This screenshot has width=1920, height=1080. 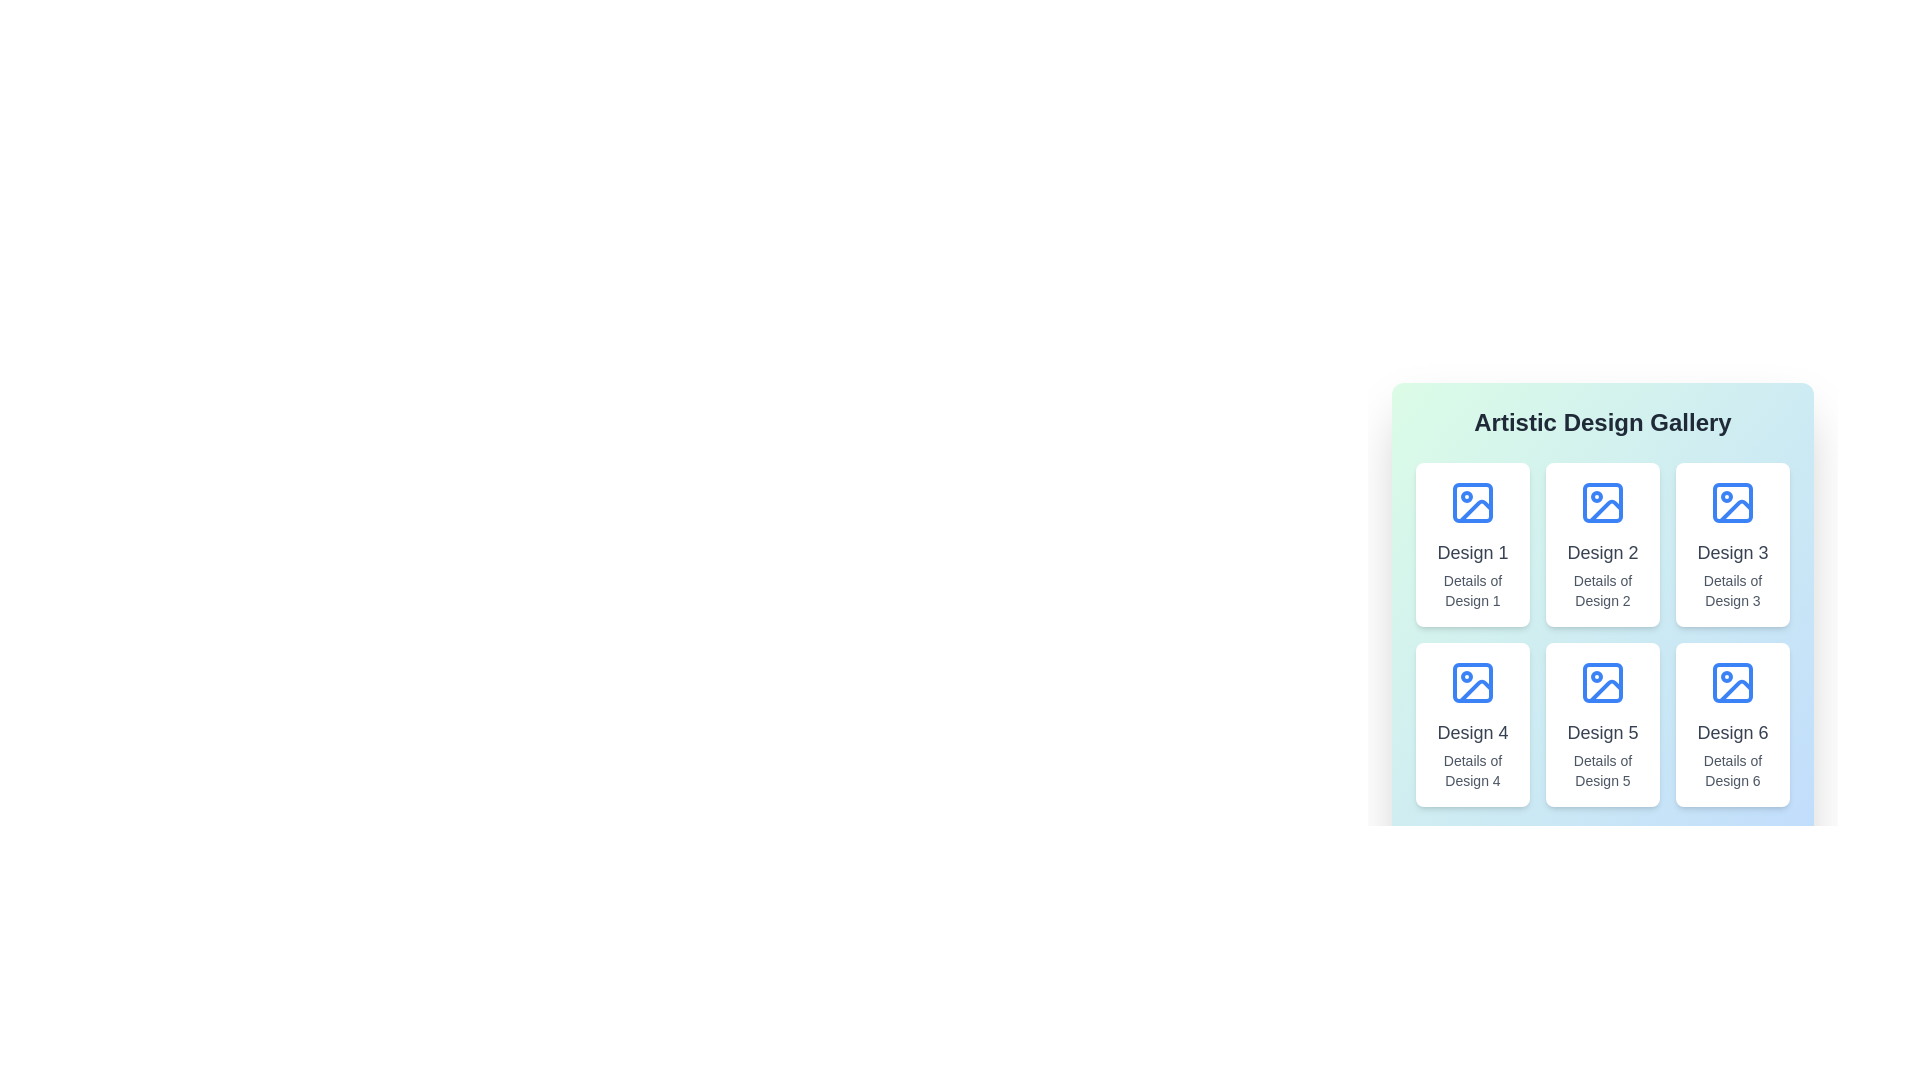 I want to click on the static text label displaying 'Details of Design 1', which is styled with a small gray font and positioned below the heading 'Design 1' in the first cell of a 2x3 grid, so click(x=1473, y=589).